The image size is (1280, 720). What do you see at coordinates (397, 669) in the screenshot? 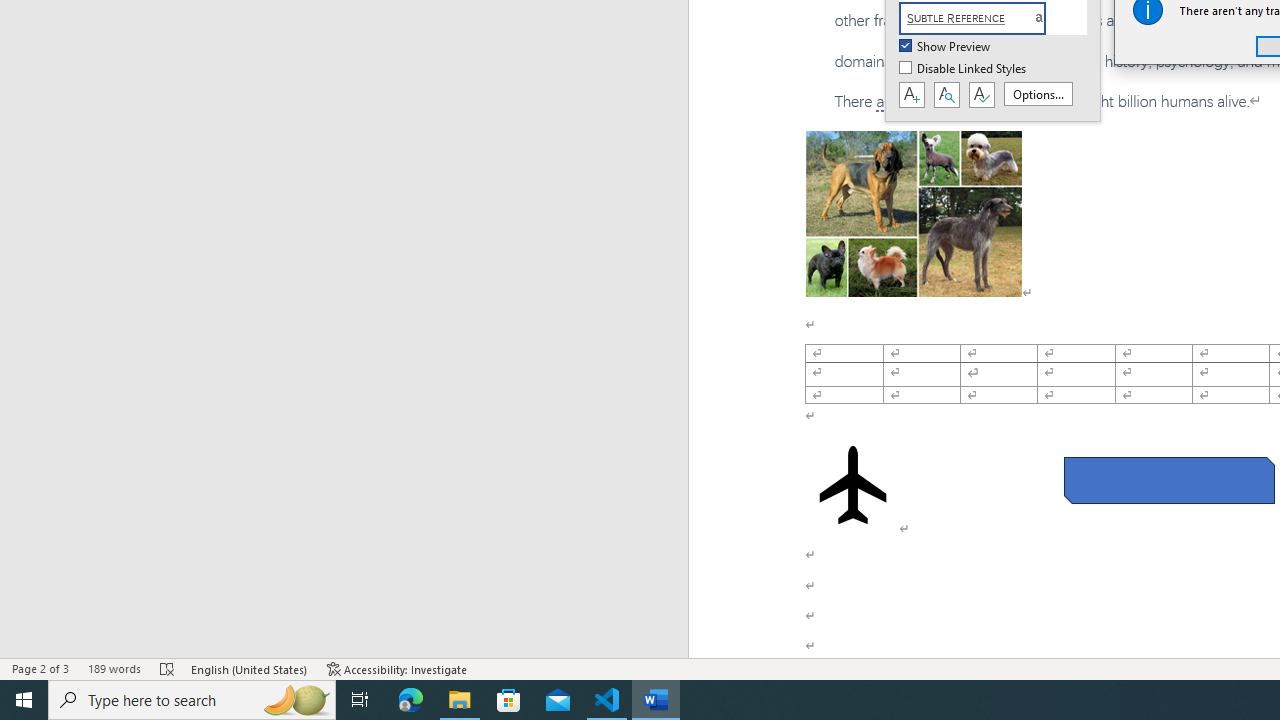
I see `'Accessibility Checker Accessibility: Investigate'` at bounding box center [397, 669].